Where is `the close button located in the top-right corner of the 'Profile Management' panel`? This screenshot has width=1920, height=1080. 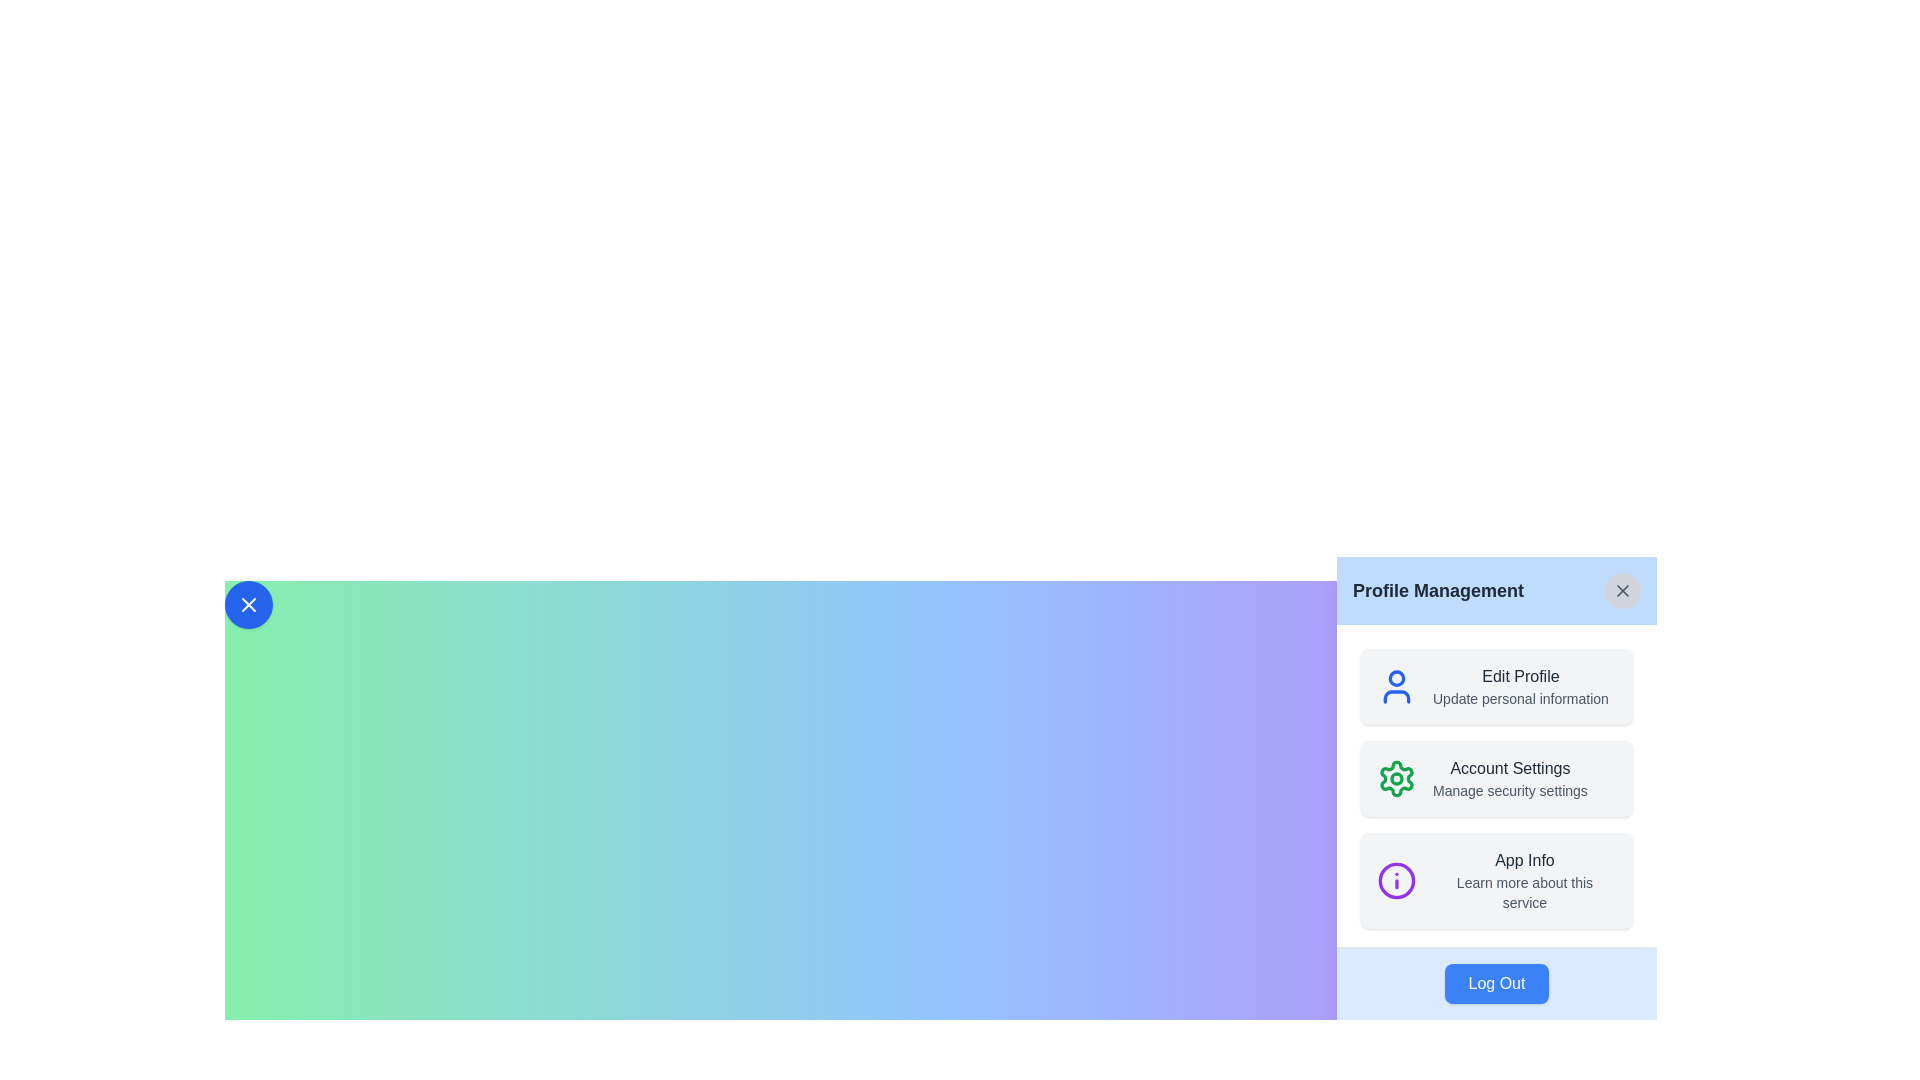
the close button located in the top-right corner of the 'Profile Management' panel is located at coordinates (1622, 589).